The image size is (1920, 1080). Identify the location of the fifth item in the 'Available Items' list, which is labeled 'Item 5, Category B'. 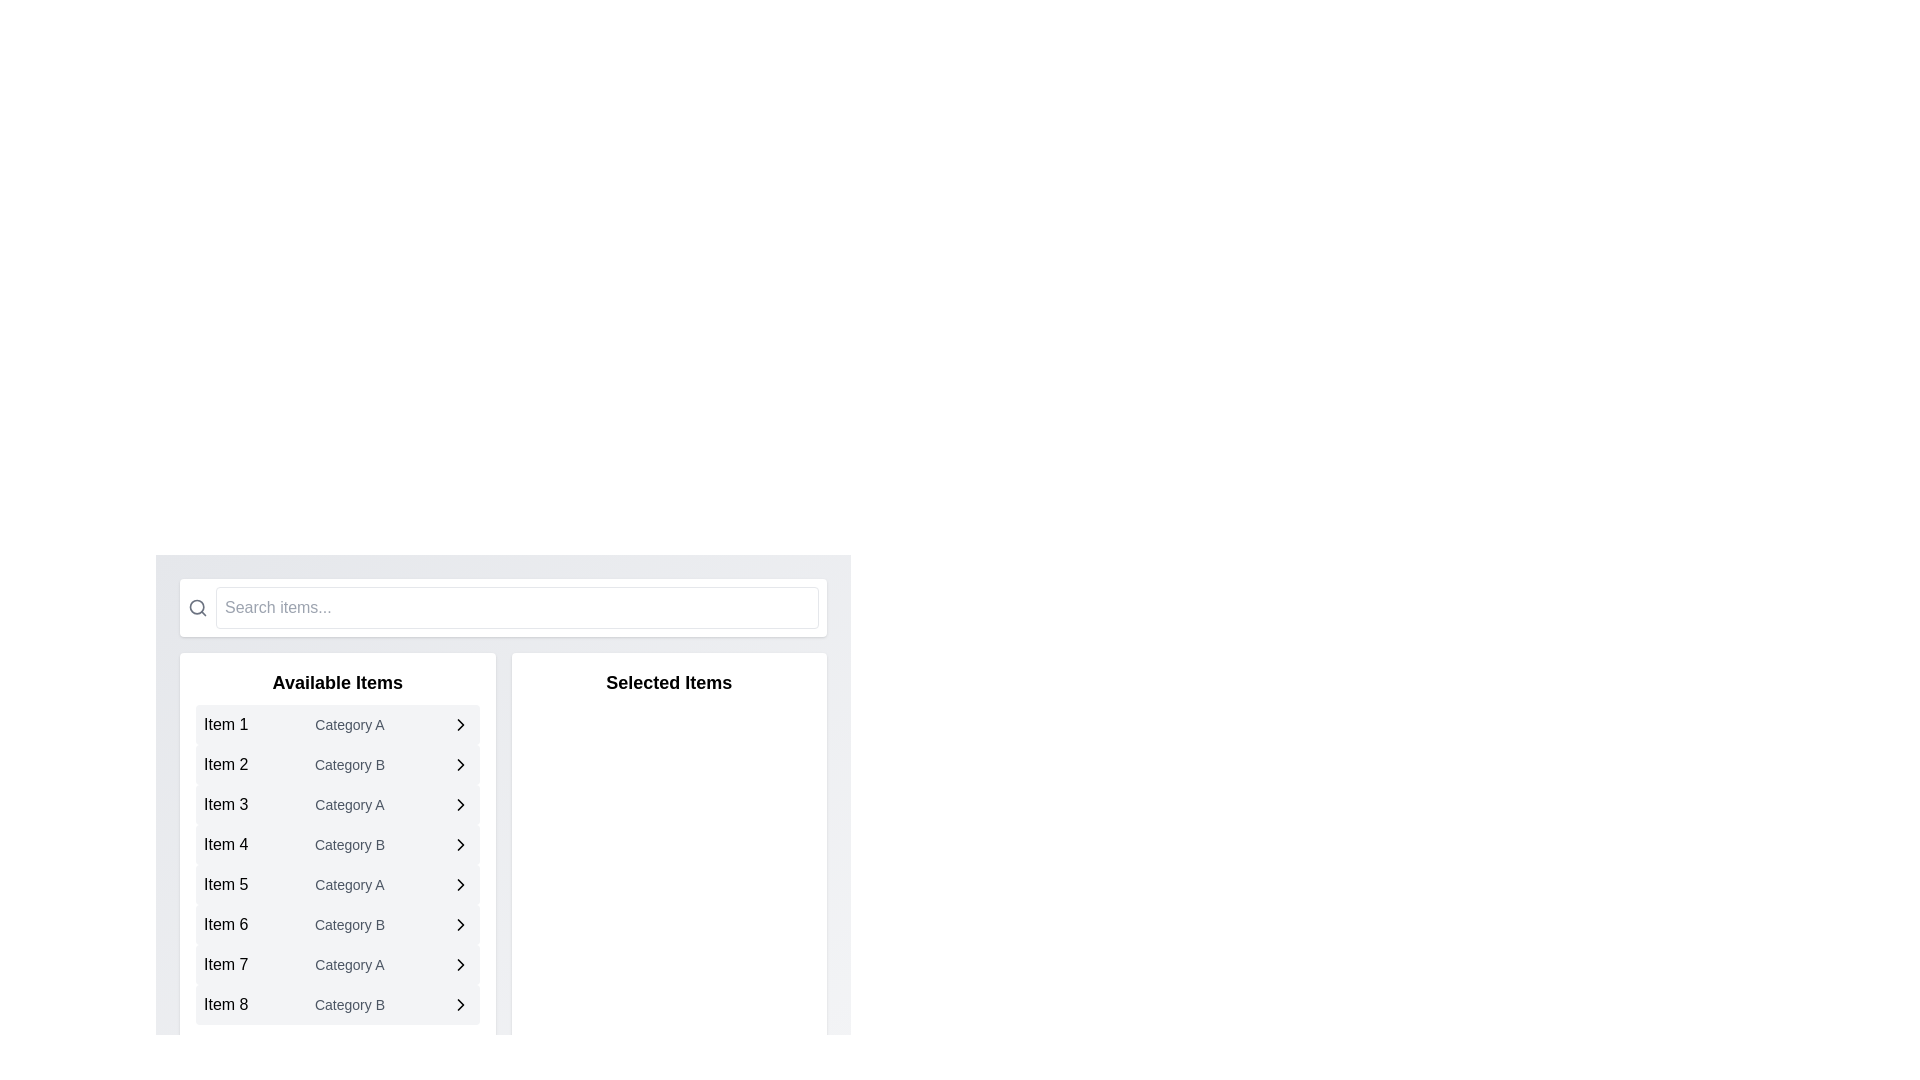
(337, 863).